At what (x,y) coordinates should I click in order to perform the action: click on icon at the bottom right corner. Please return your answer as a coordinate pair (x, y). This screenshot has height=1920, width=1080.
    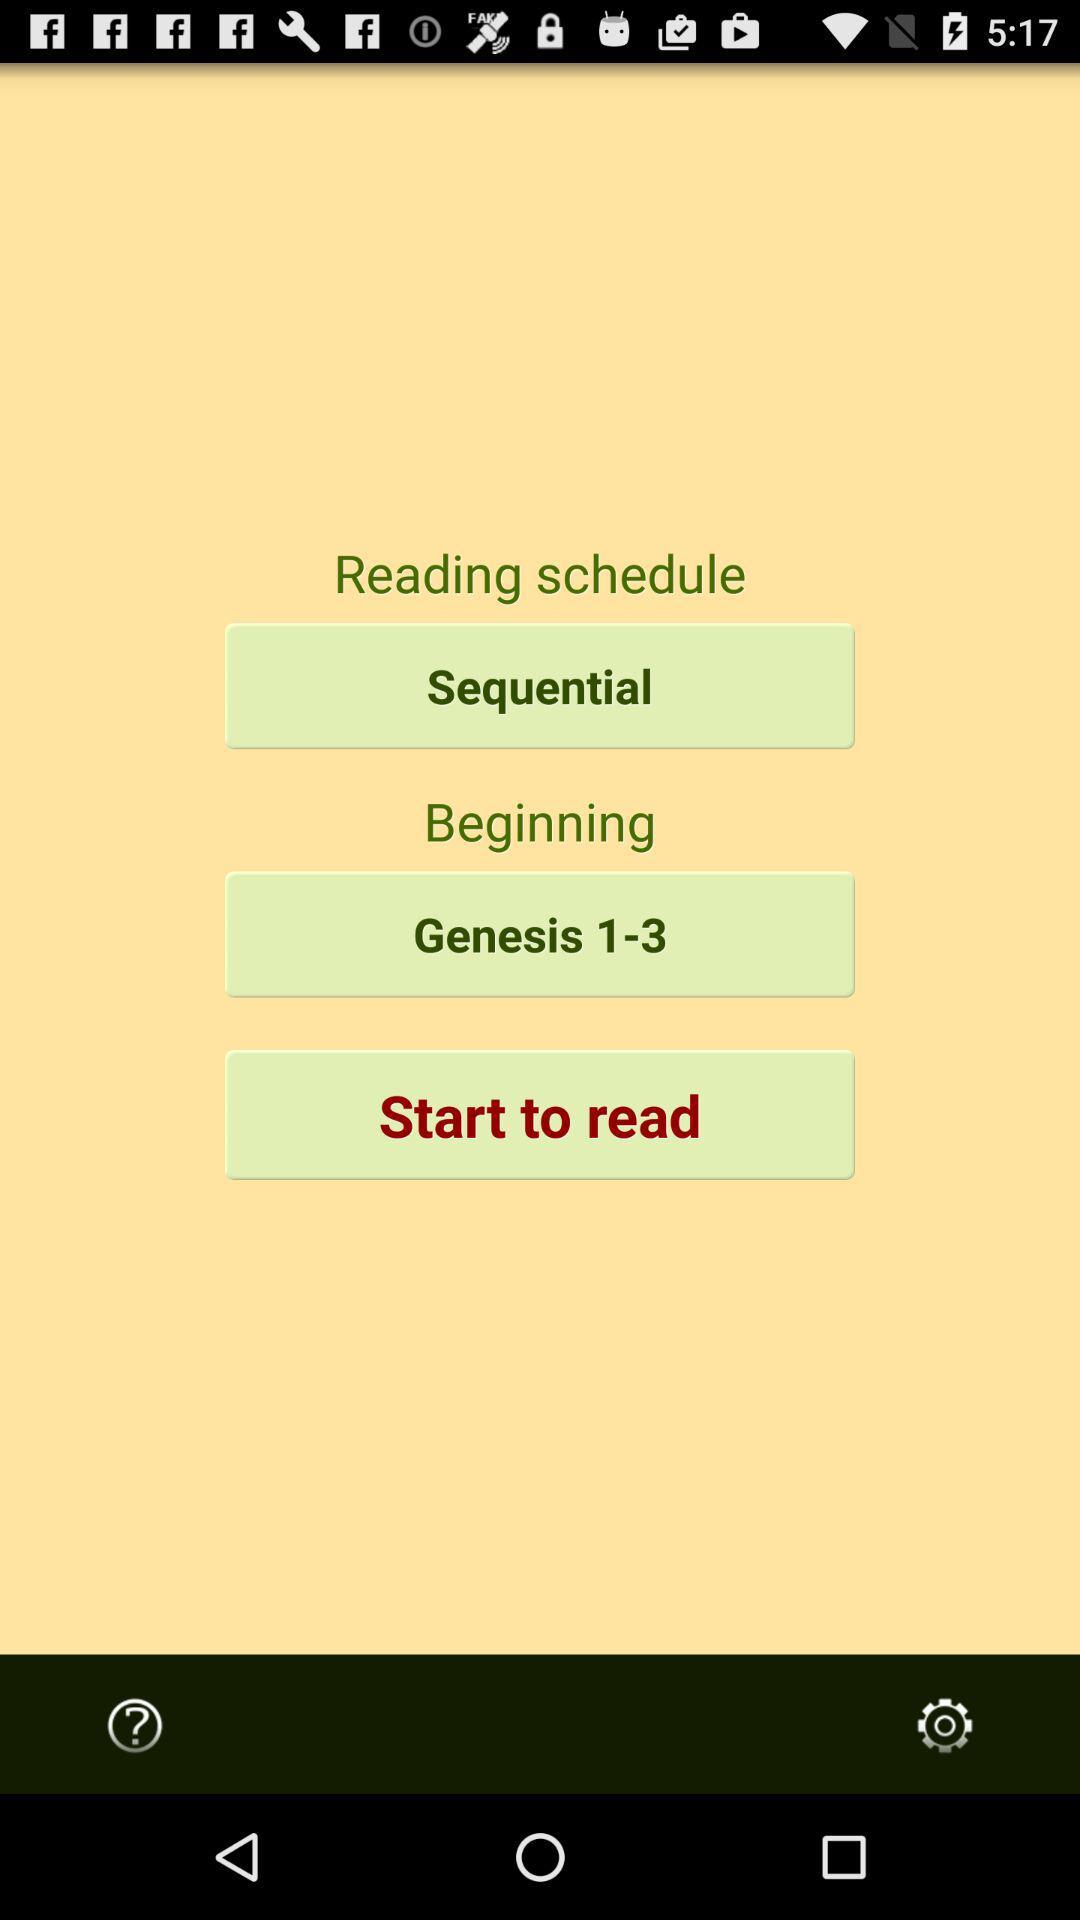
    Looking at the image, I should click on (945, 1724).